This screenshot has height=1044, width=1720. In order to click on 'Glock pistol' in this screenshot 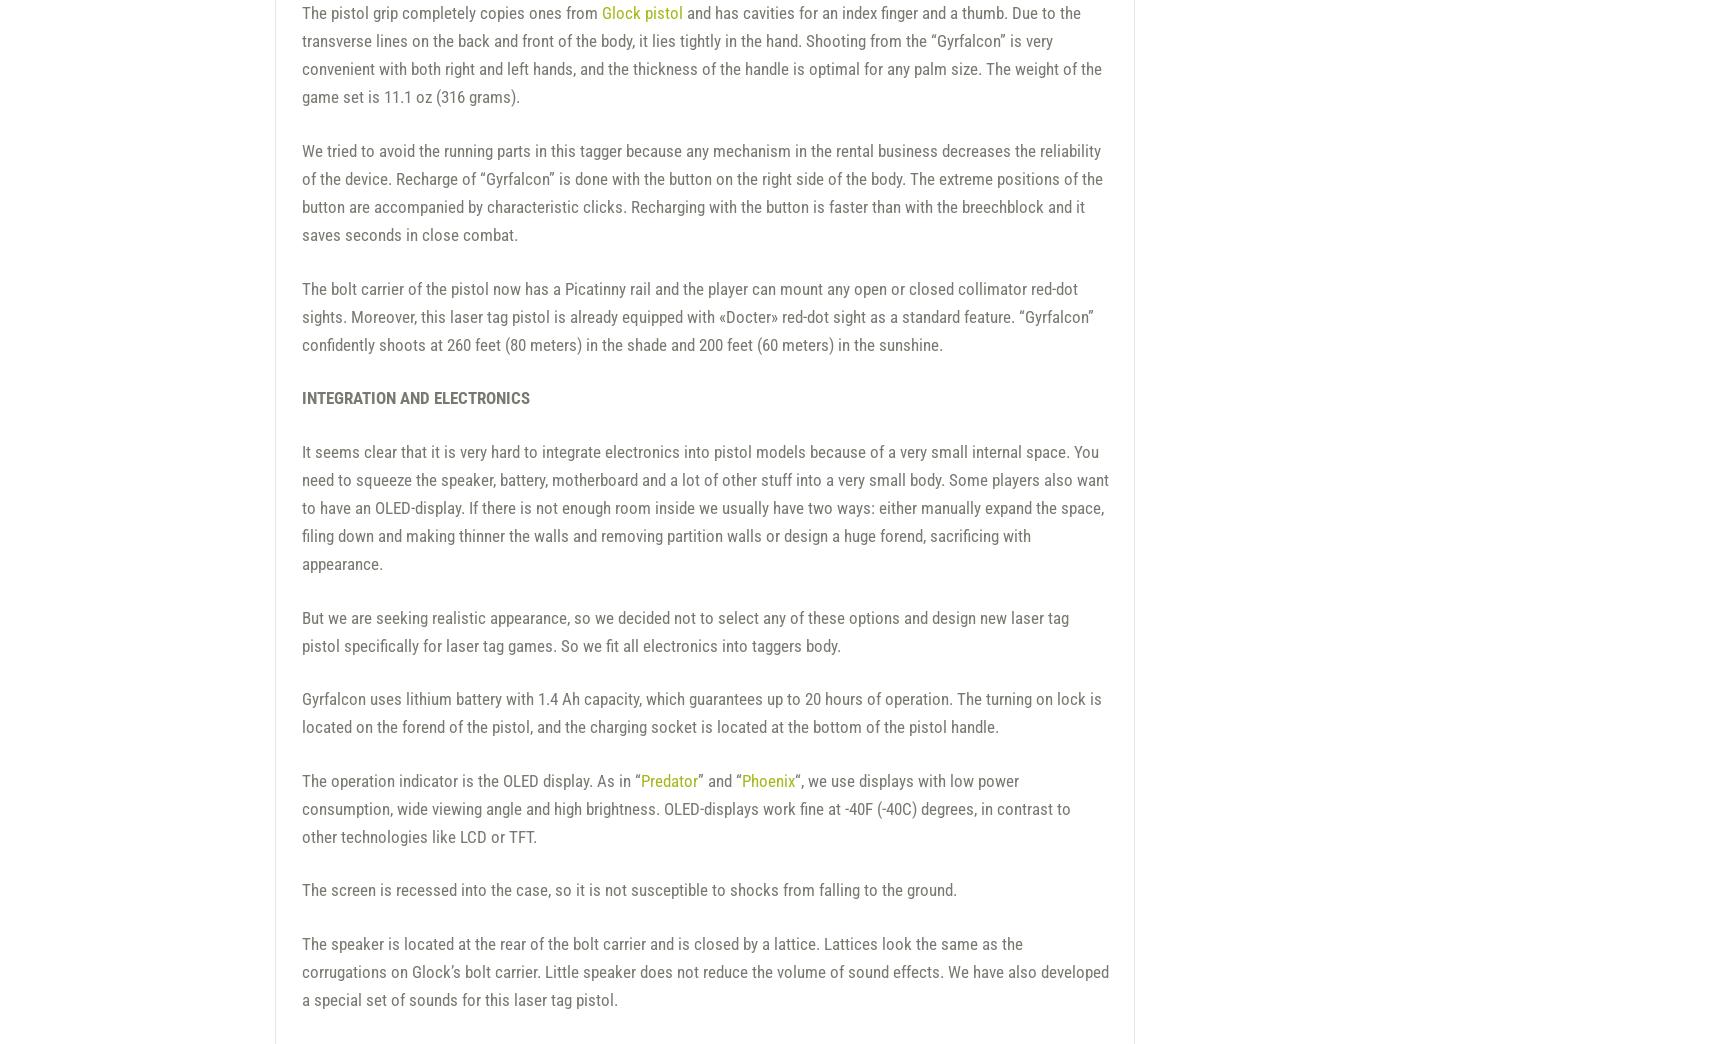, I will do `click(640, 12)`.